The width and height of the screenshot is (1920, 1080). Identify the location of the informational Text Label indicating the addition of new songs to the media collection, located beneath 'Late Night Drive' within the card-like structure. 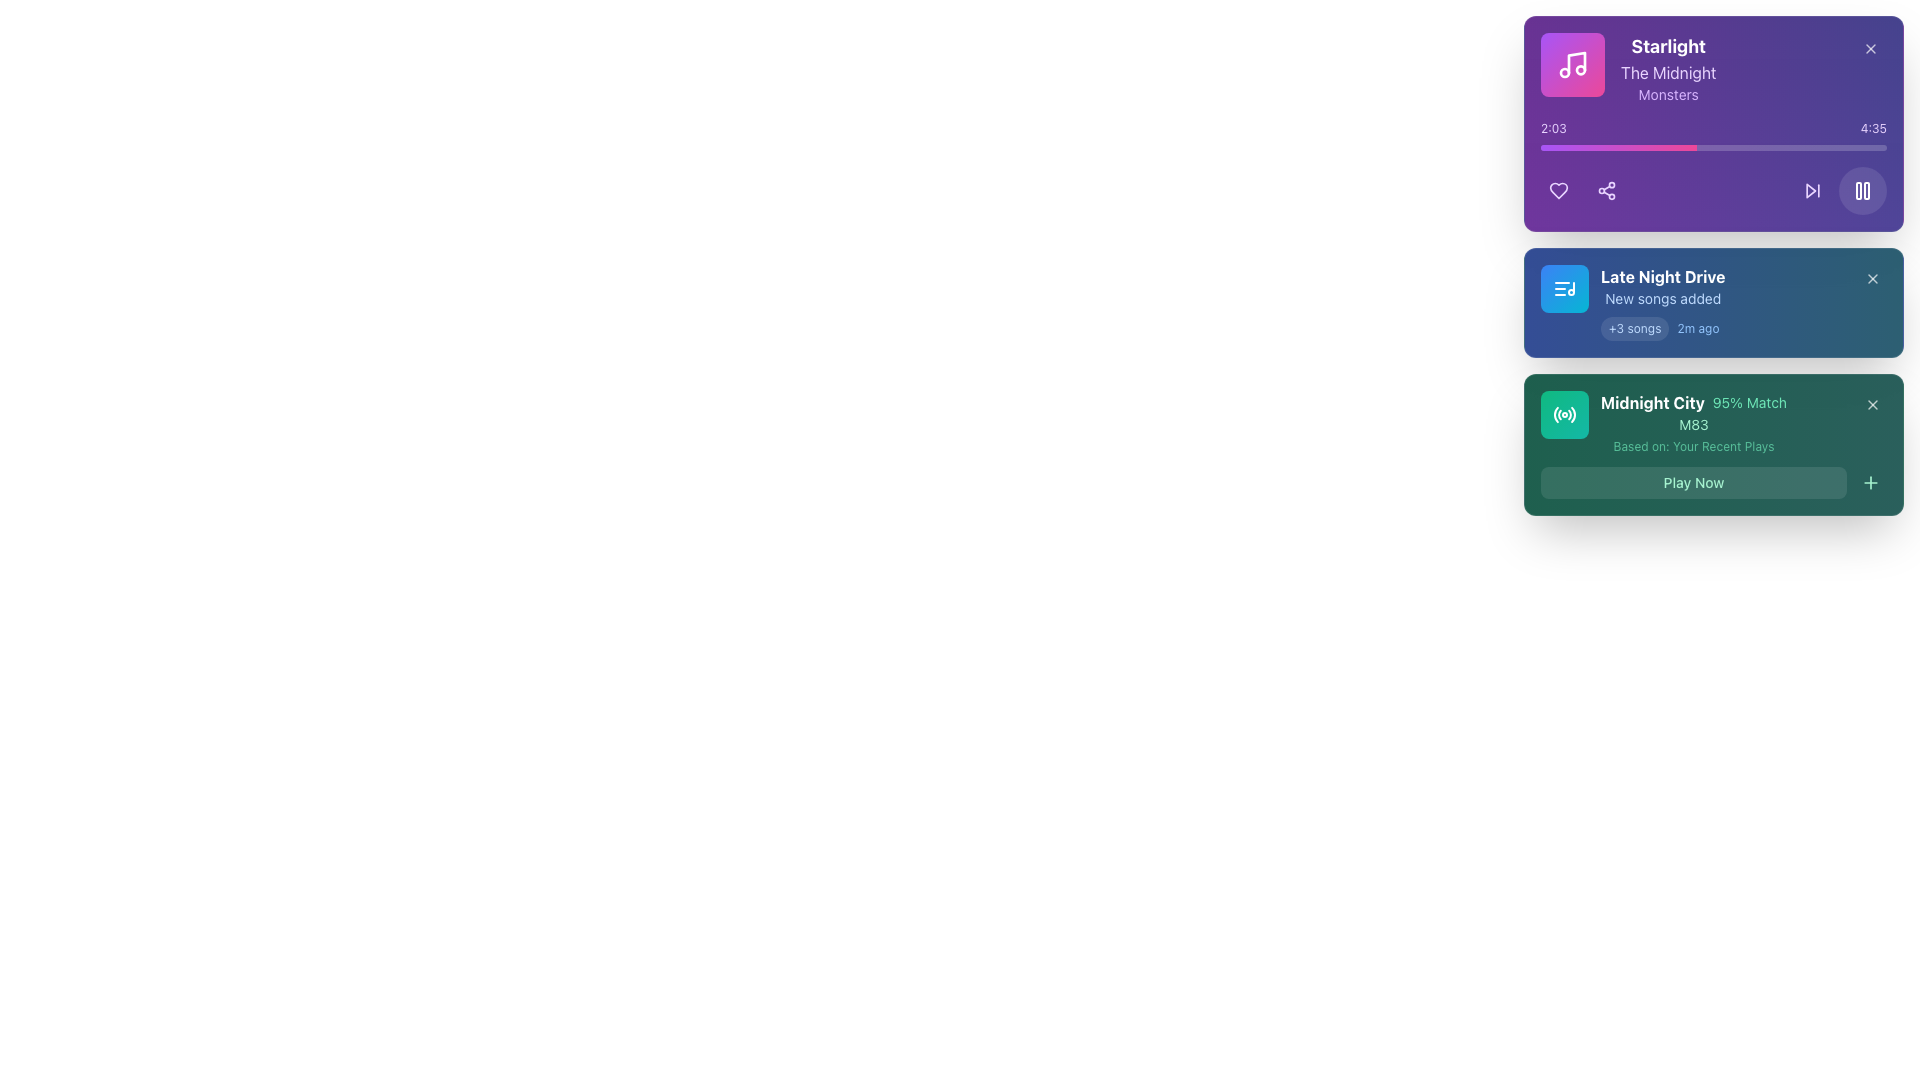
(1663, 299).